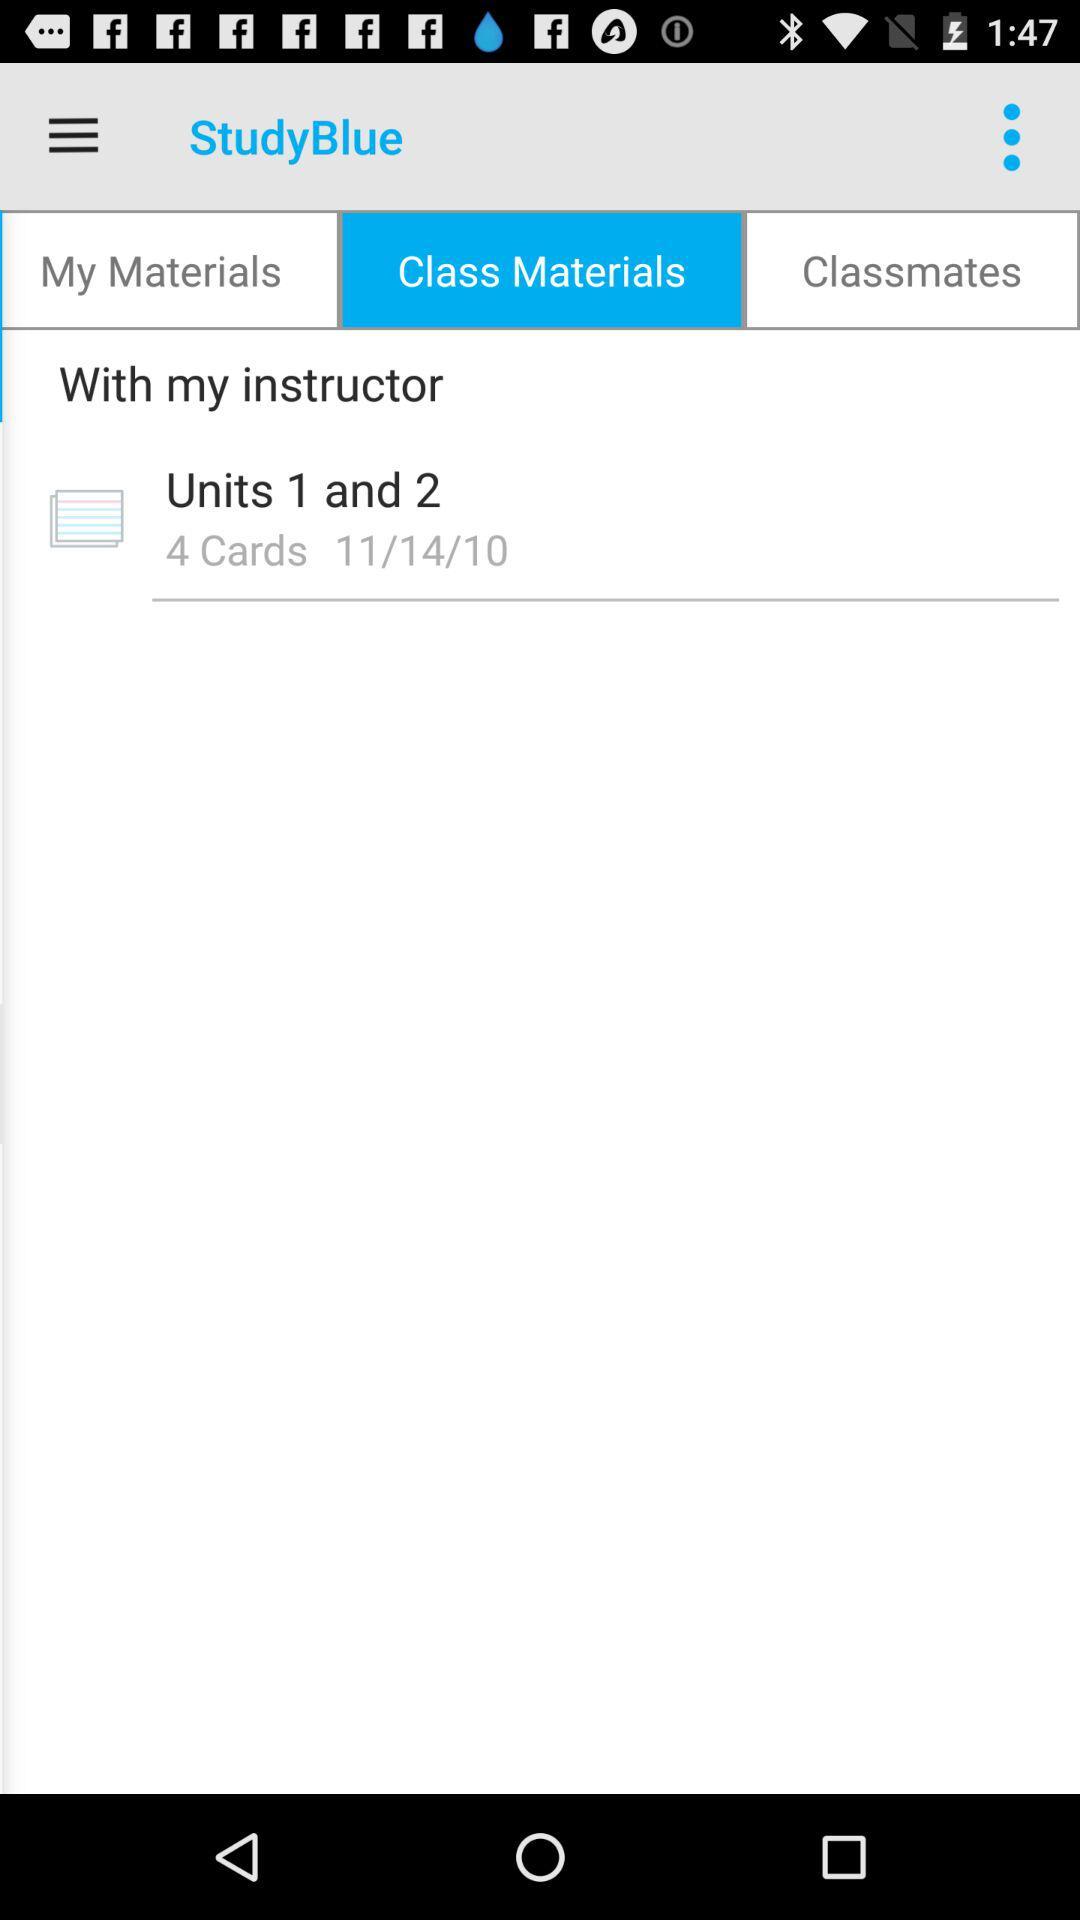 This screenshot has width=1080, height=1920. I want to click on the 11/14/10 icon, so click(427, 548).